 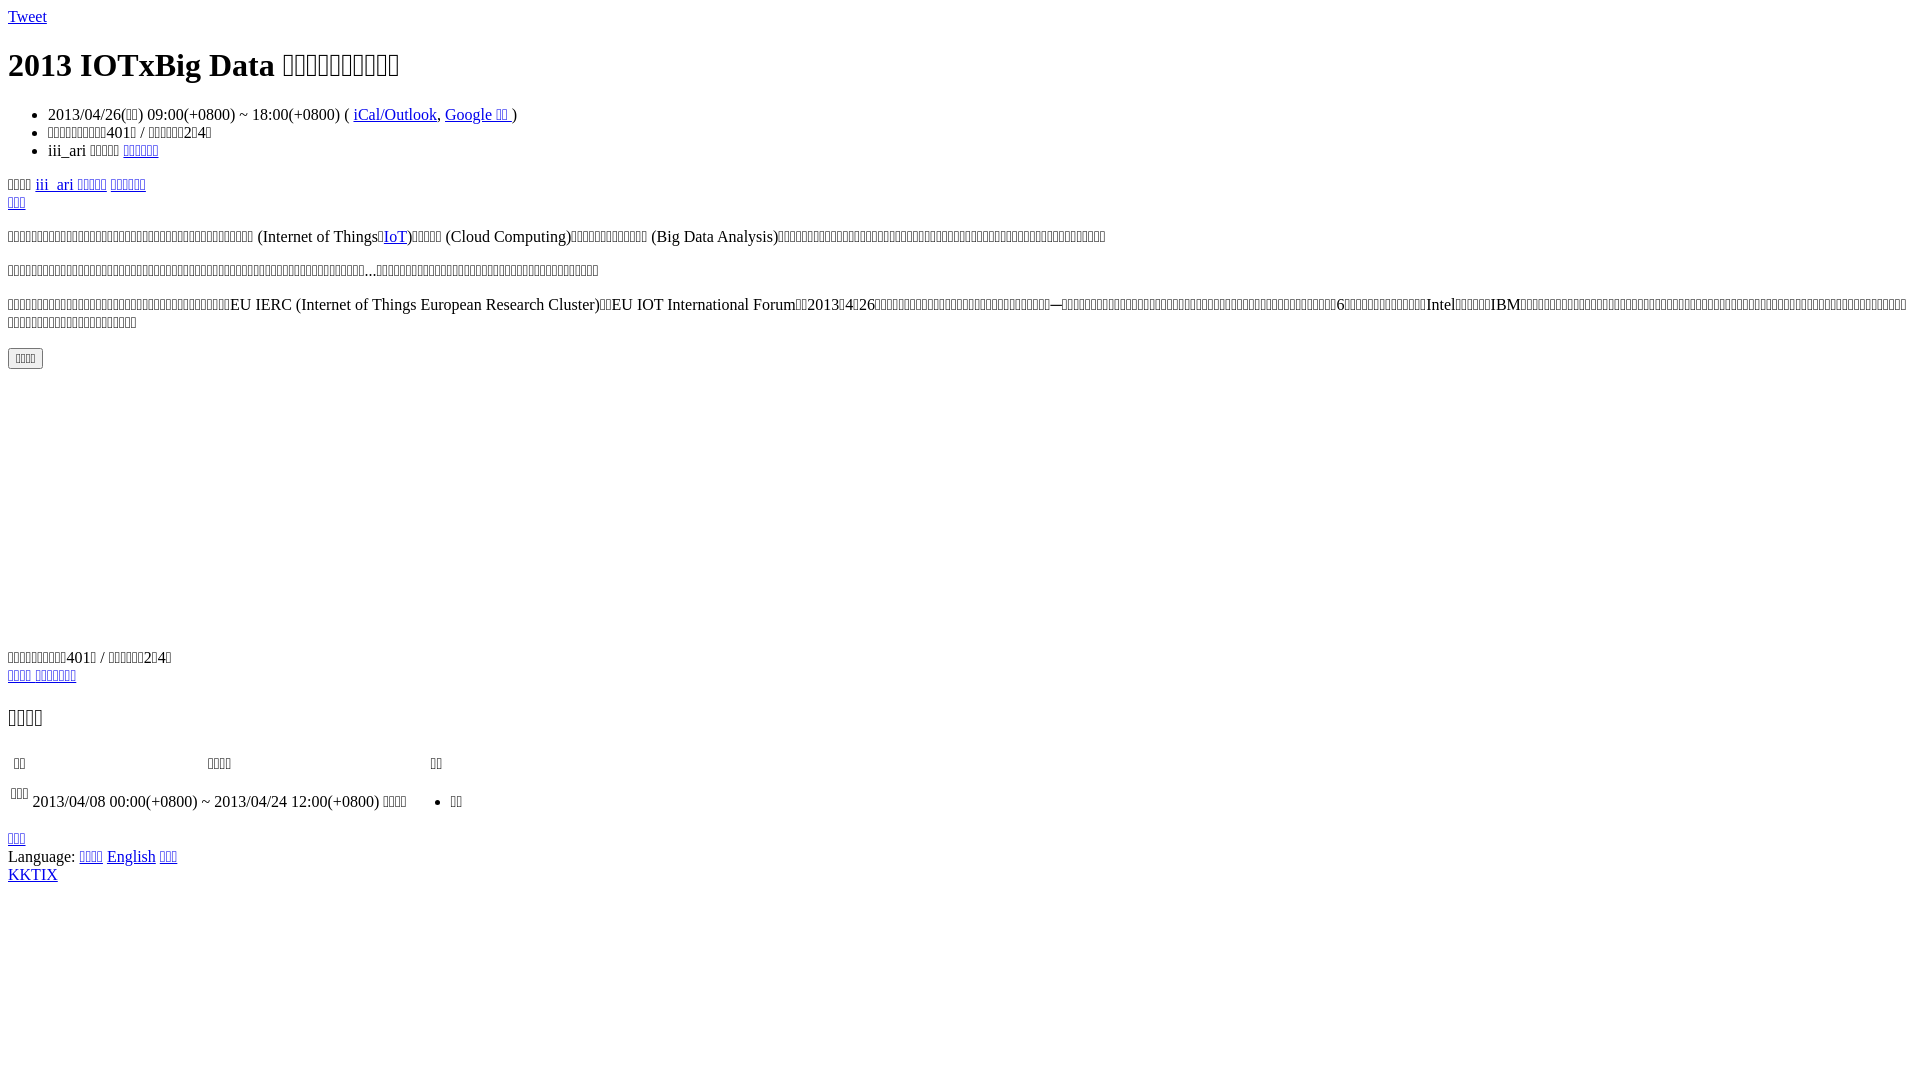 I want to click on 'IoT', so click(x=395, y=235).